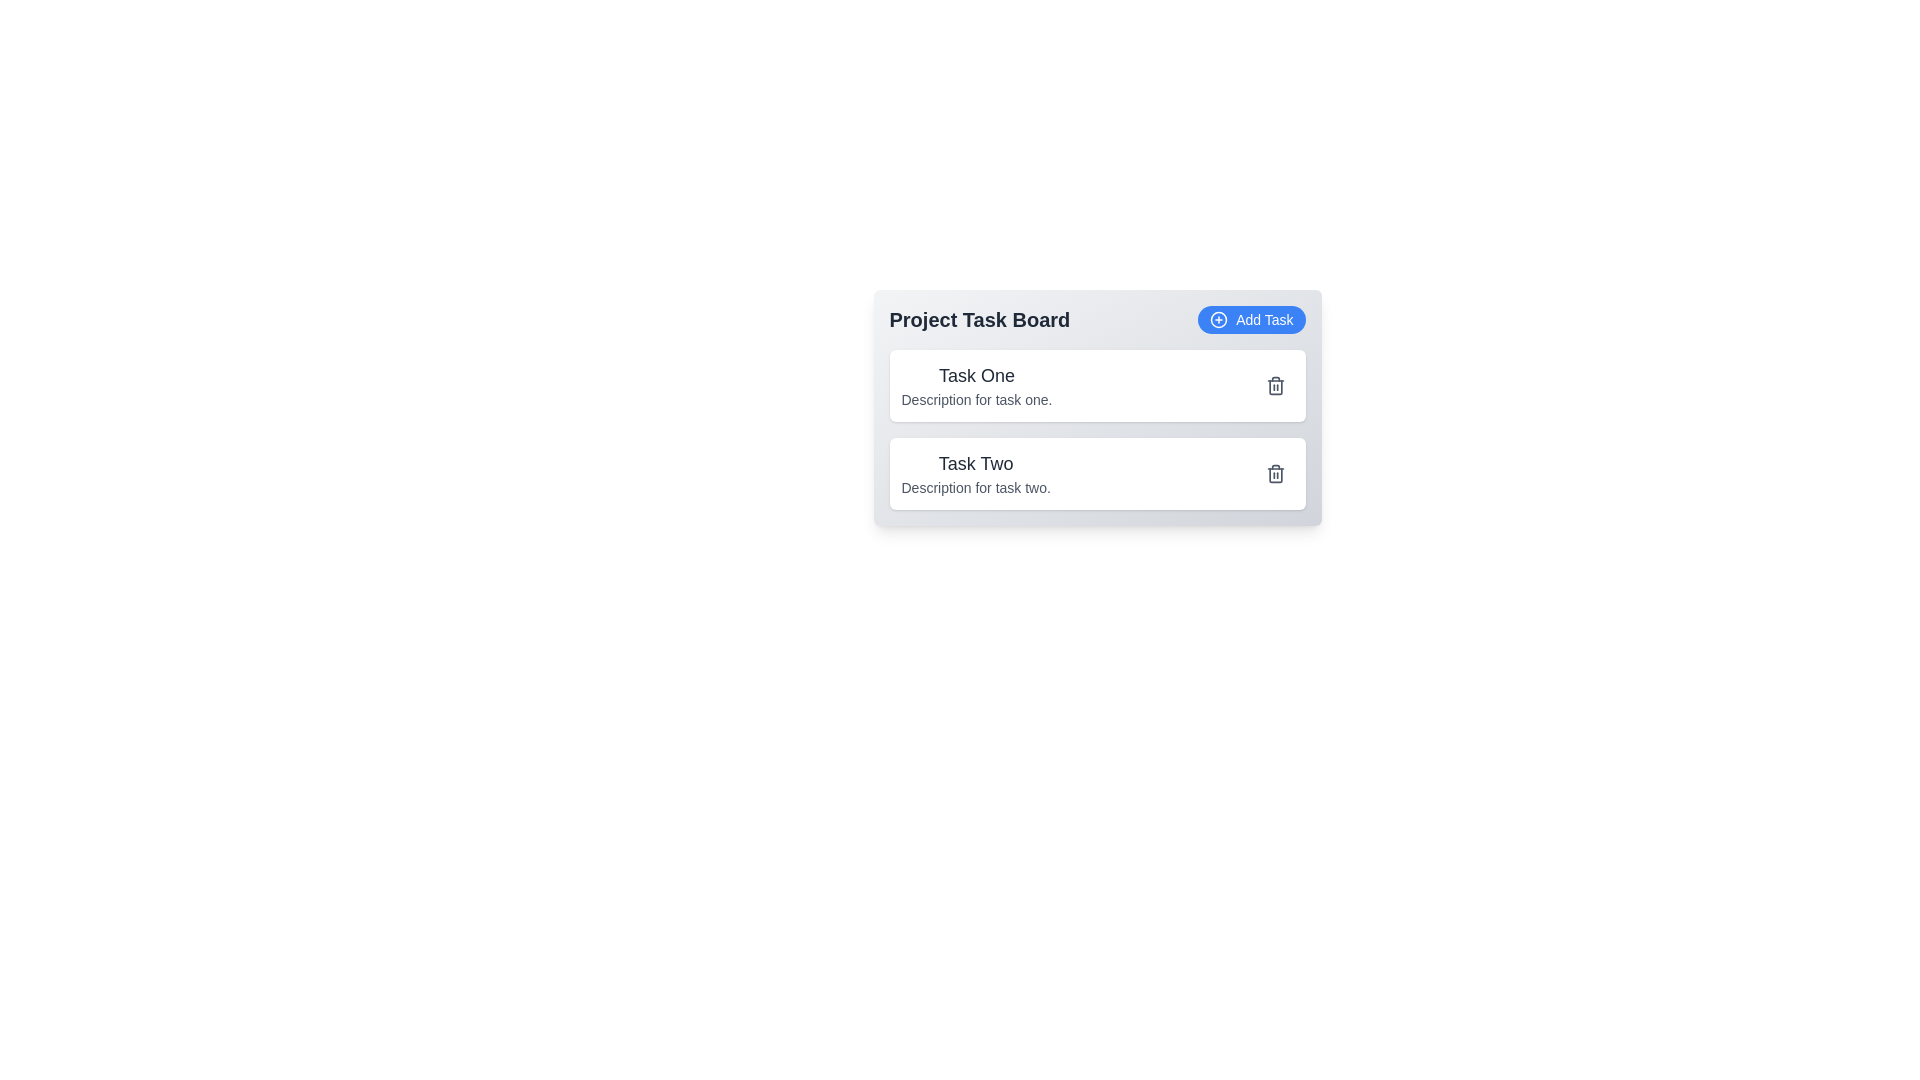  What do you see at coordinates (1218, 319) in the screenshot?
I see `the circular icon that signifies the addition of a new task, located at the leftmost part of the 'Add Task' button in the top-right corner of the 'Project Task Board'` at bounding box center [1218, 319].